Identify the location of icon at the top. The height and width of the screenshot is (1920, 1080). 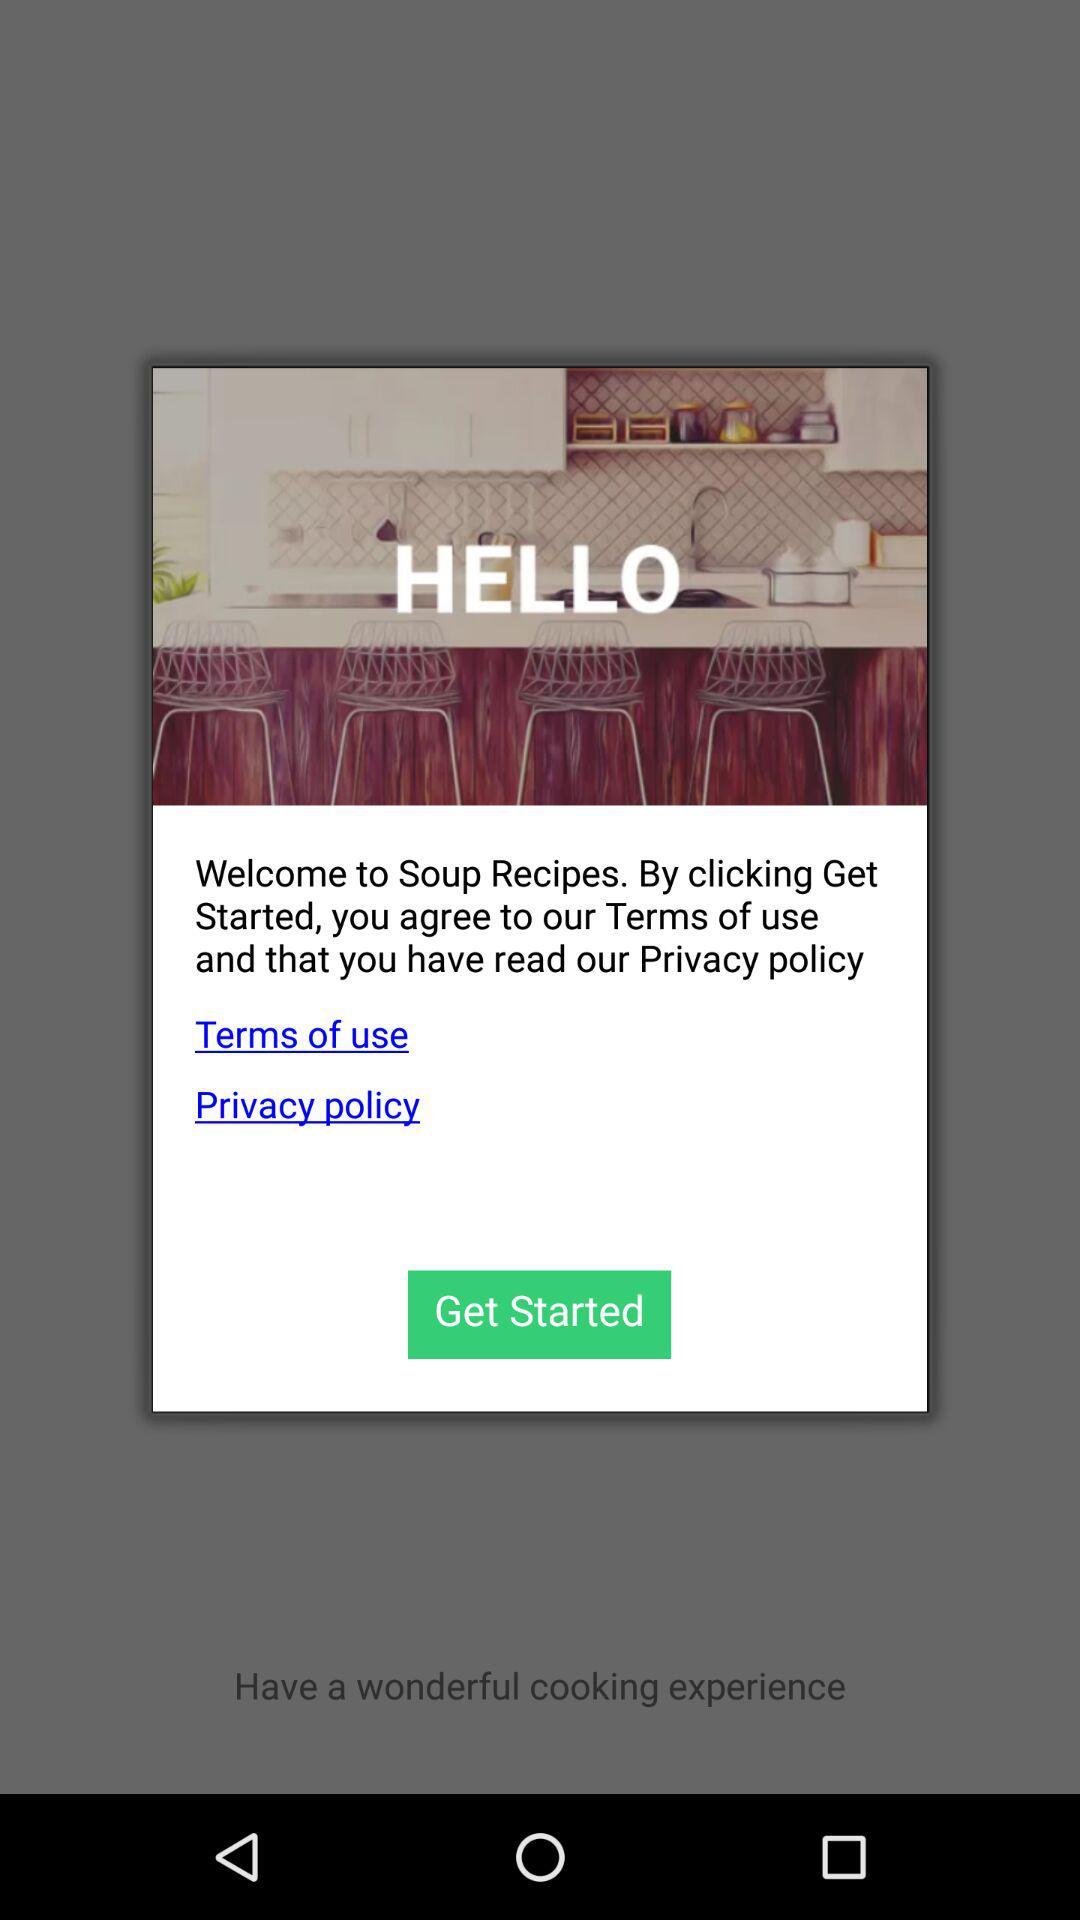
(540, 585).